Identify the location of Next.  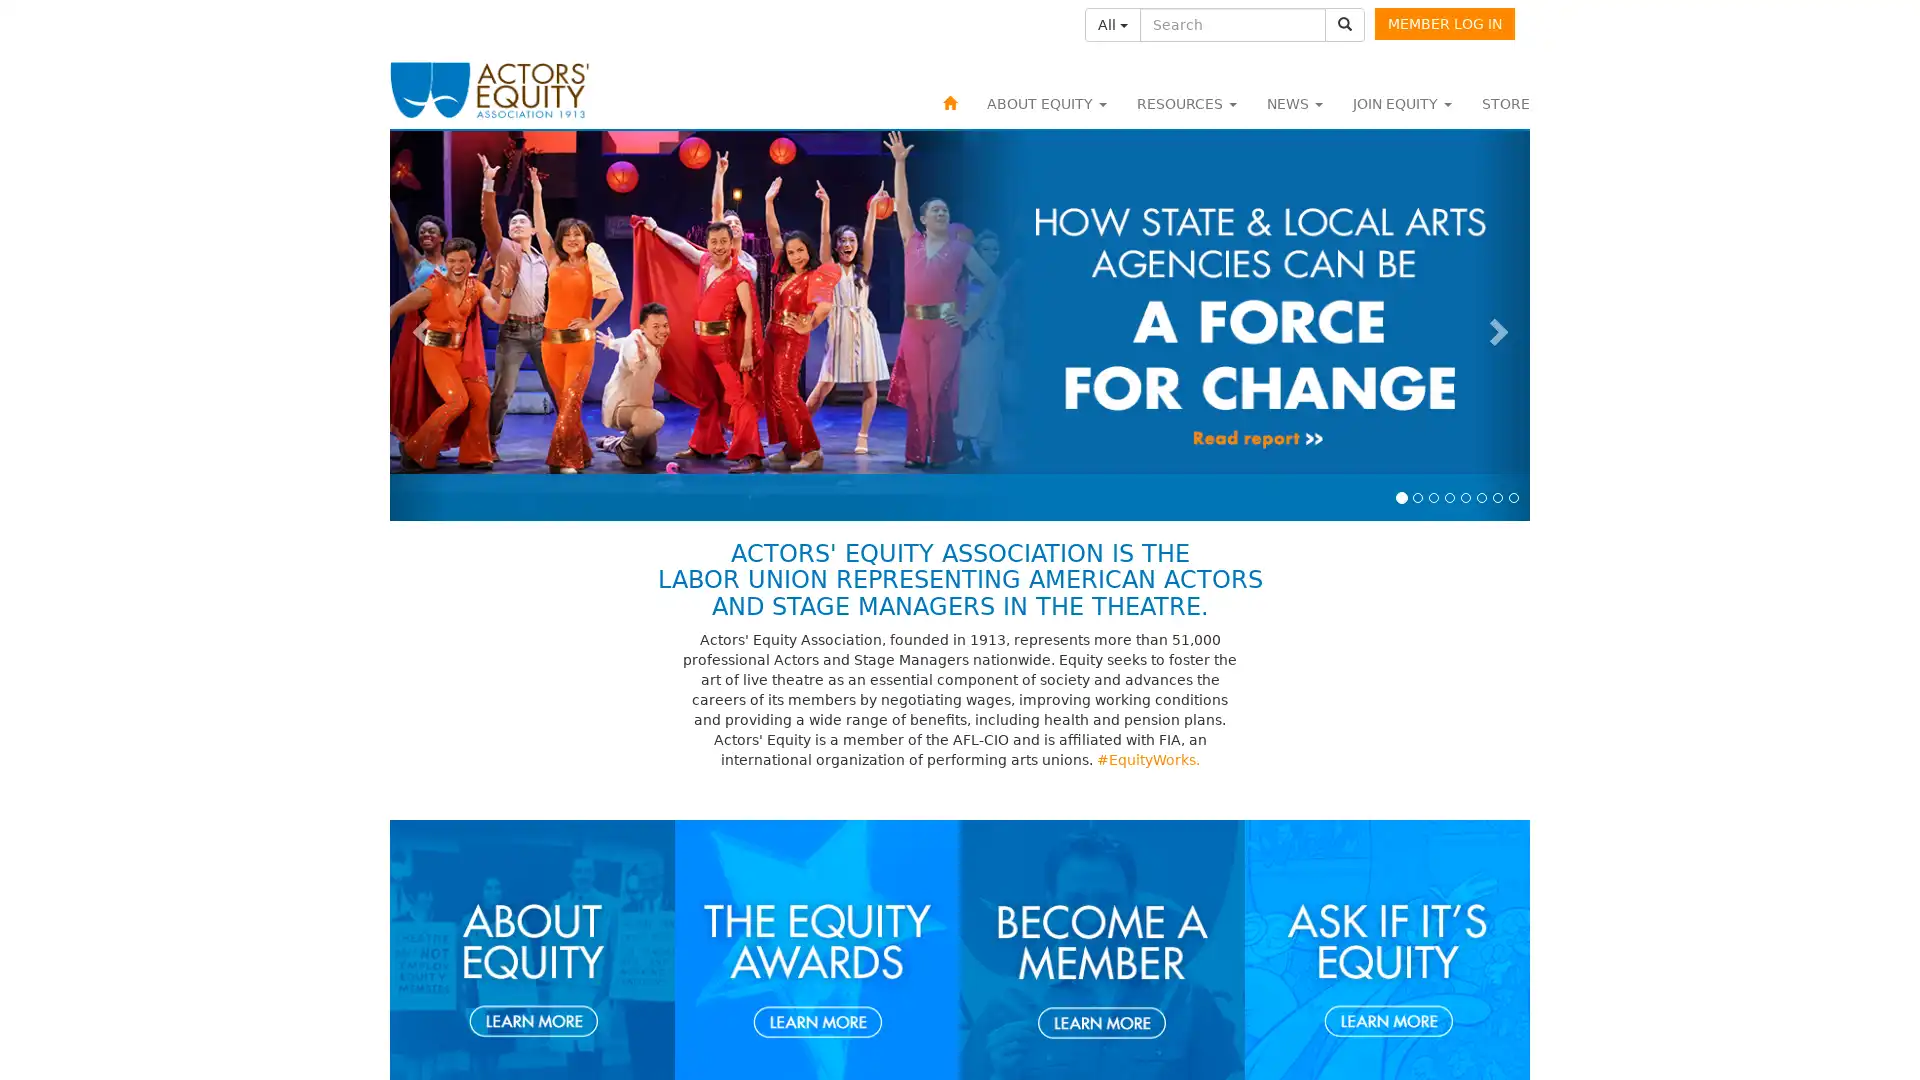
(1501, 324).